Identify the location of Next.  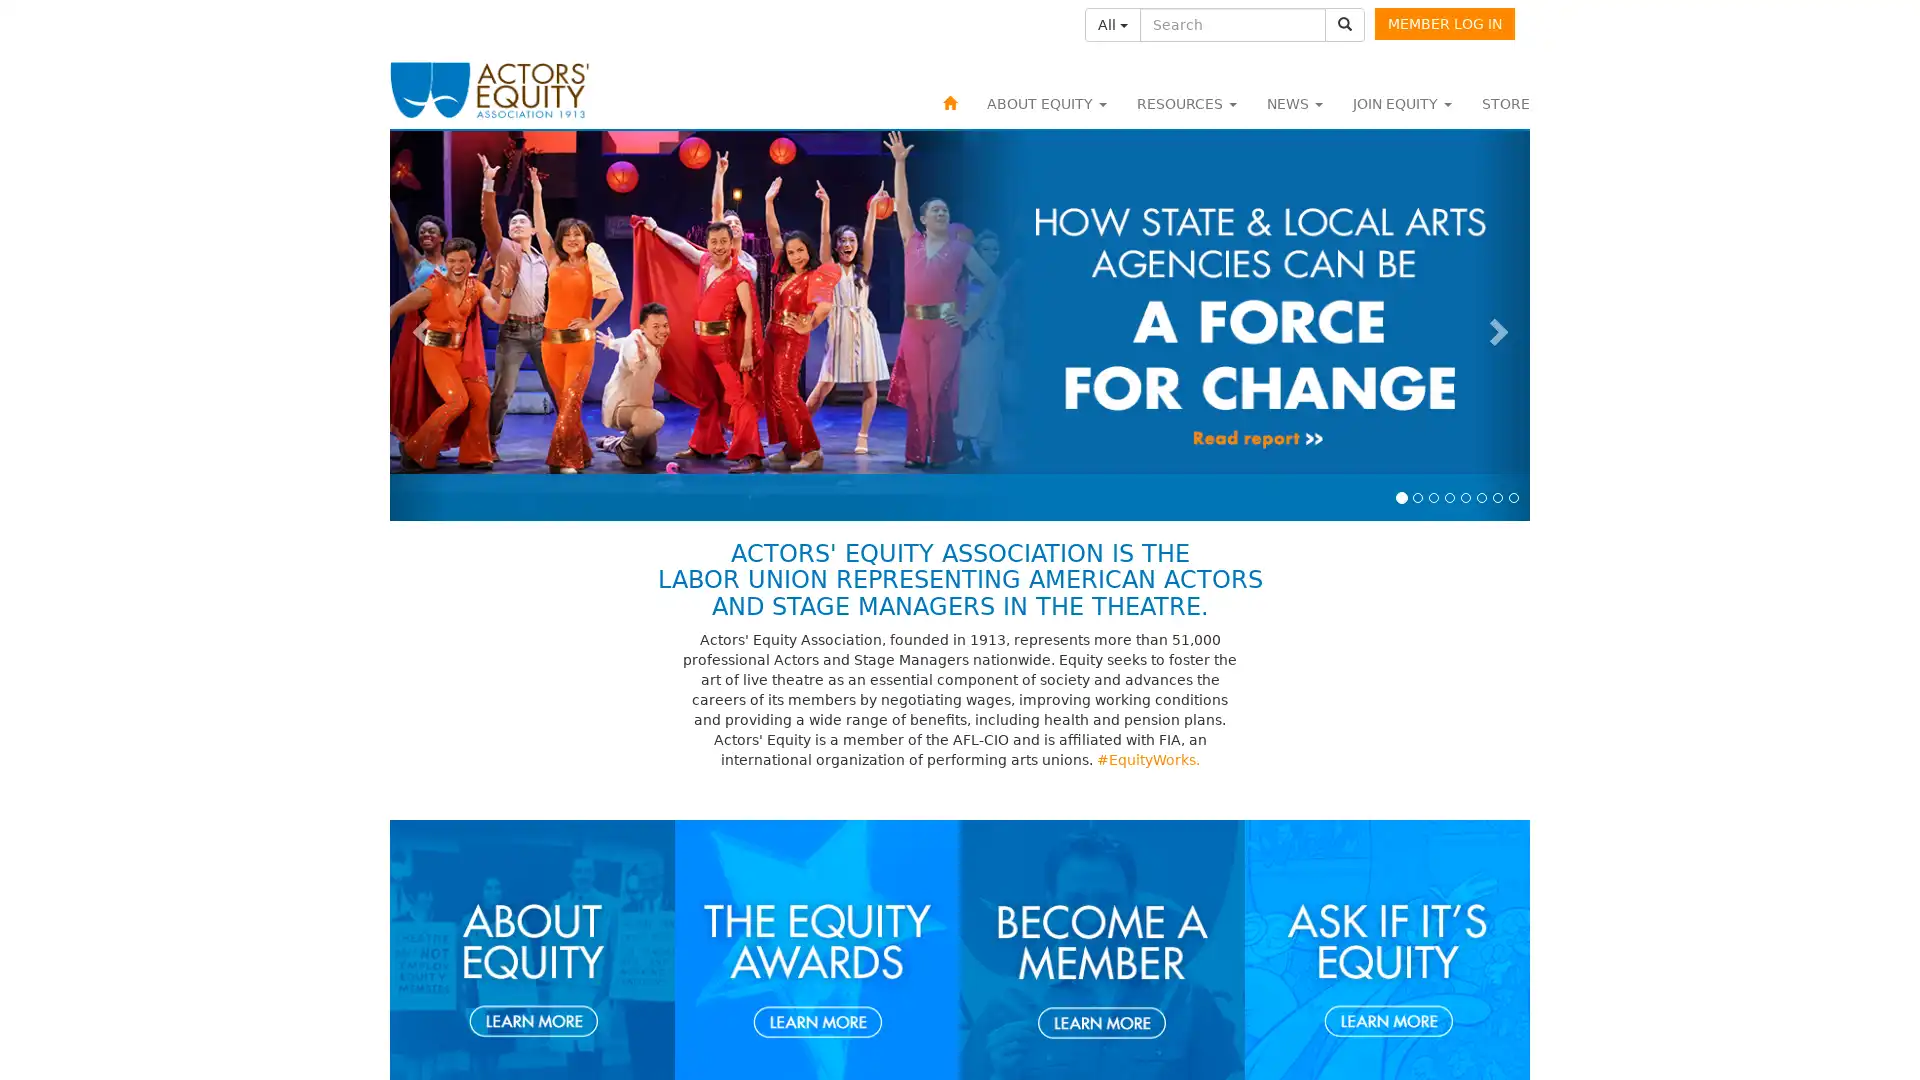
(1501, 324).